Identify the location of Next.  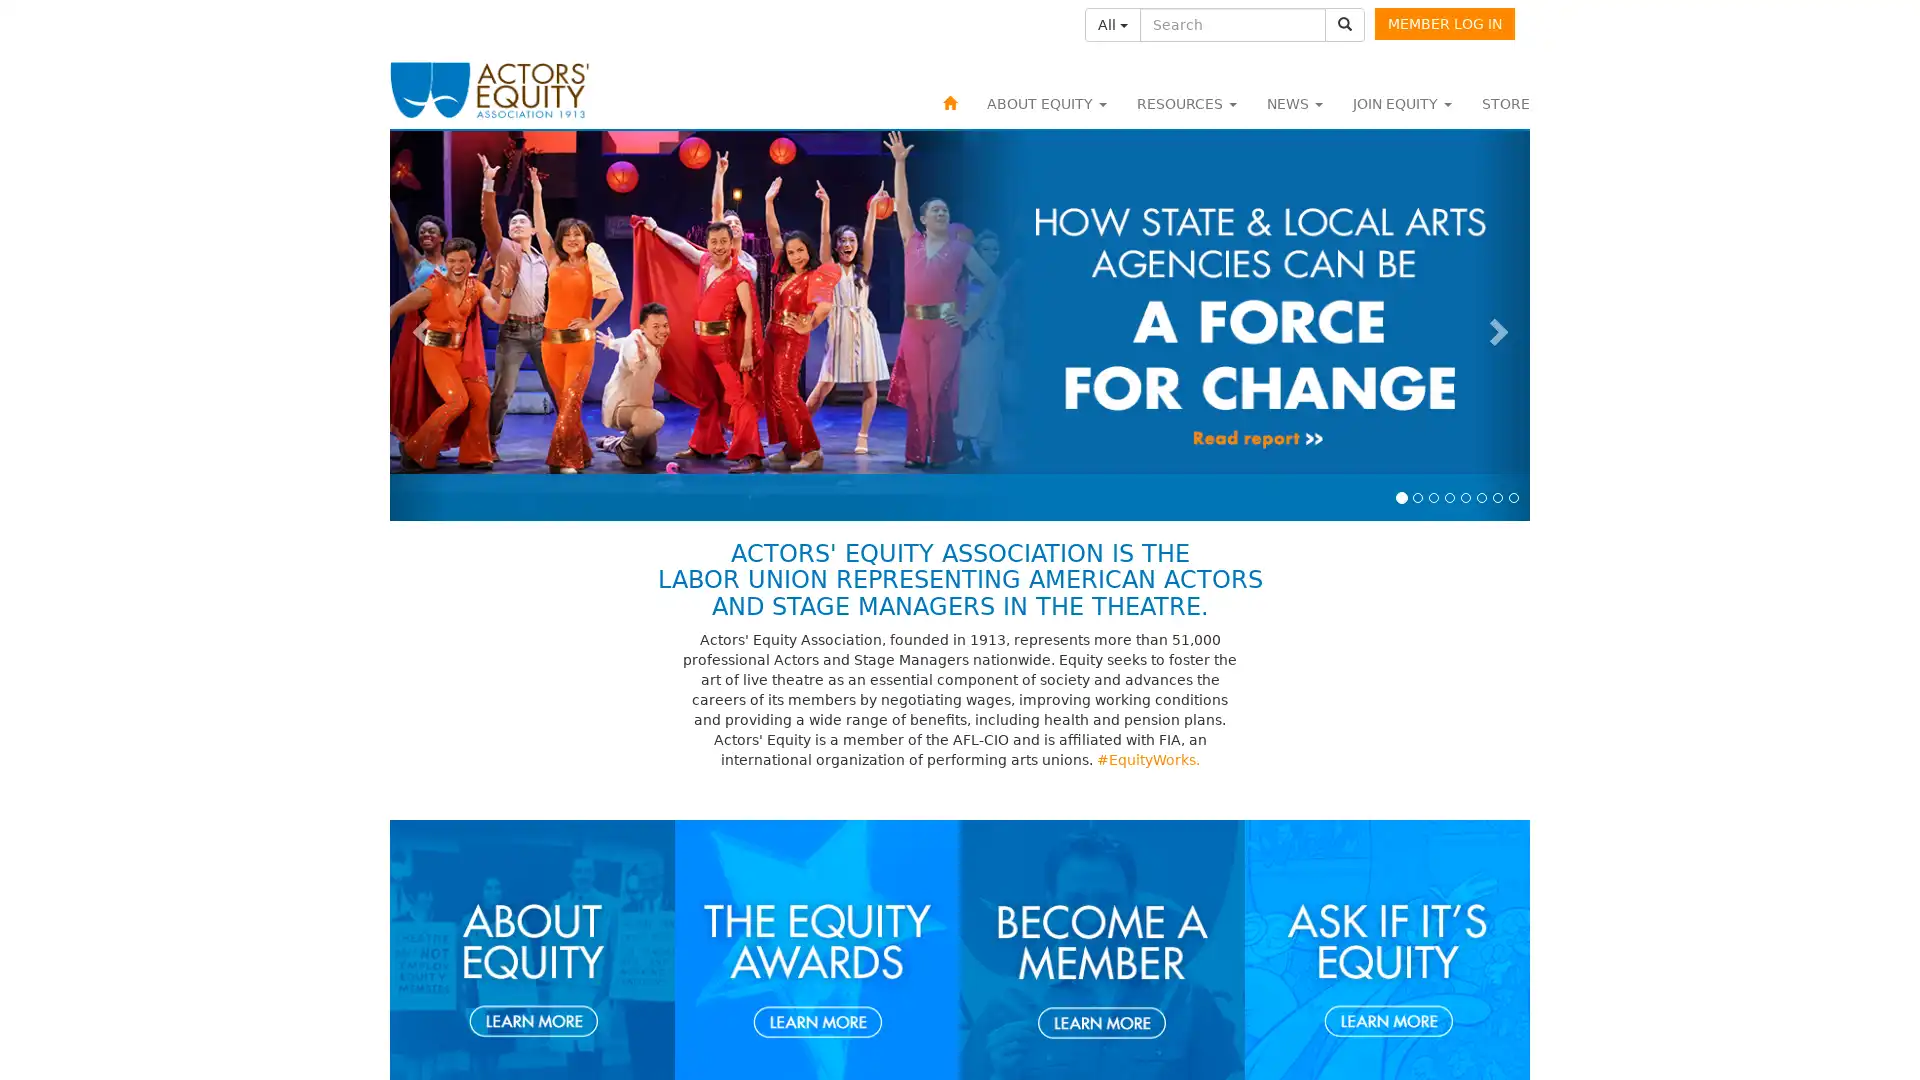
(1501, 324).